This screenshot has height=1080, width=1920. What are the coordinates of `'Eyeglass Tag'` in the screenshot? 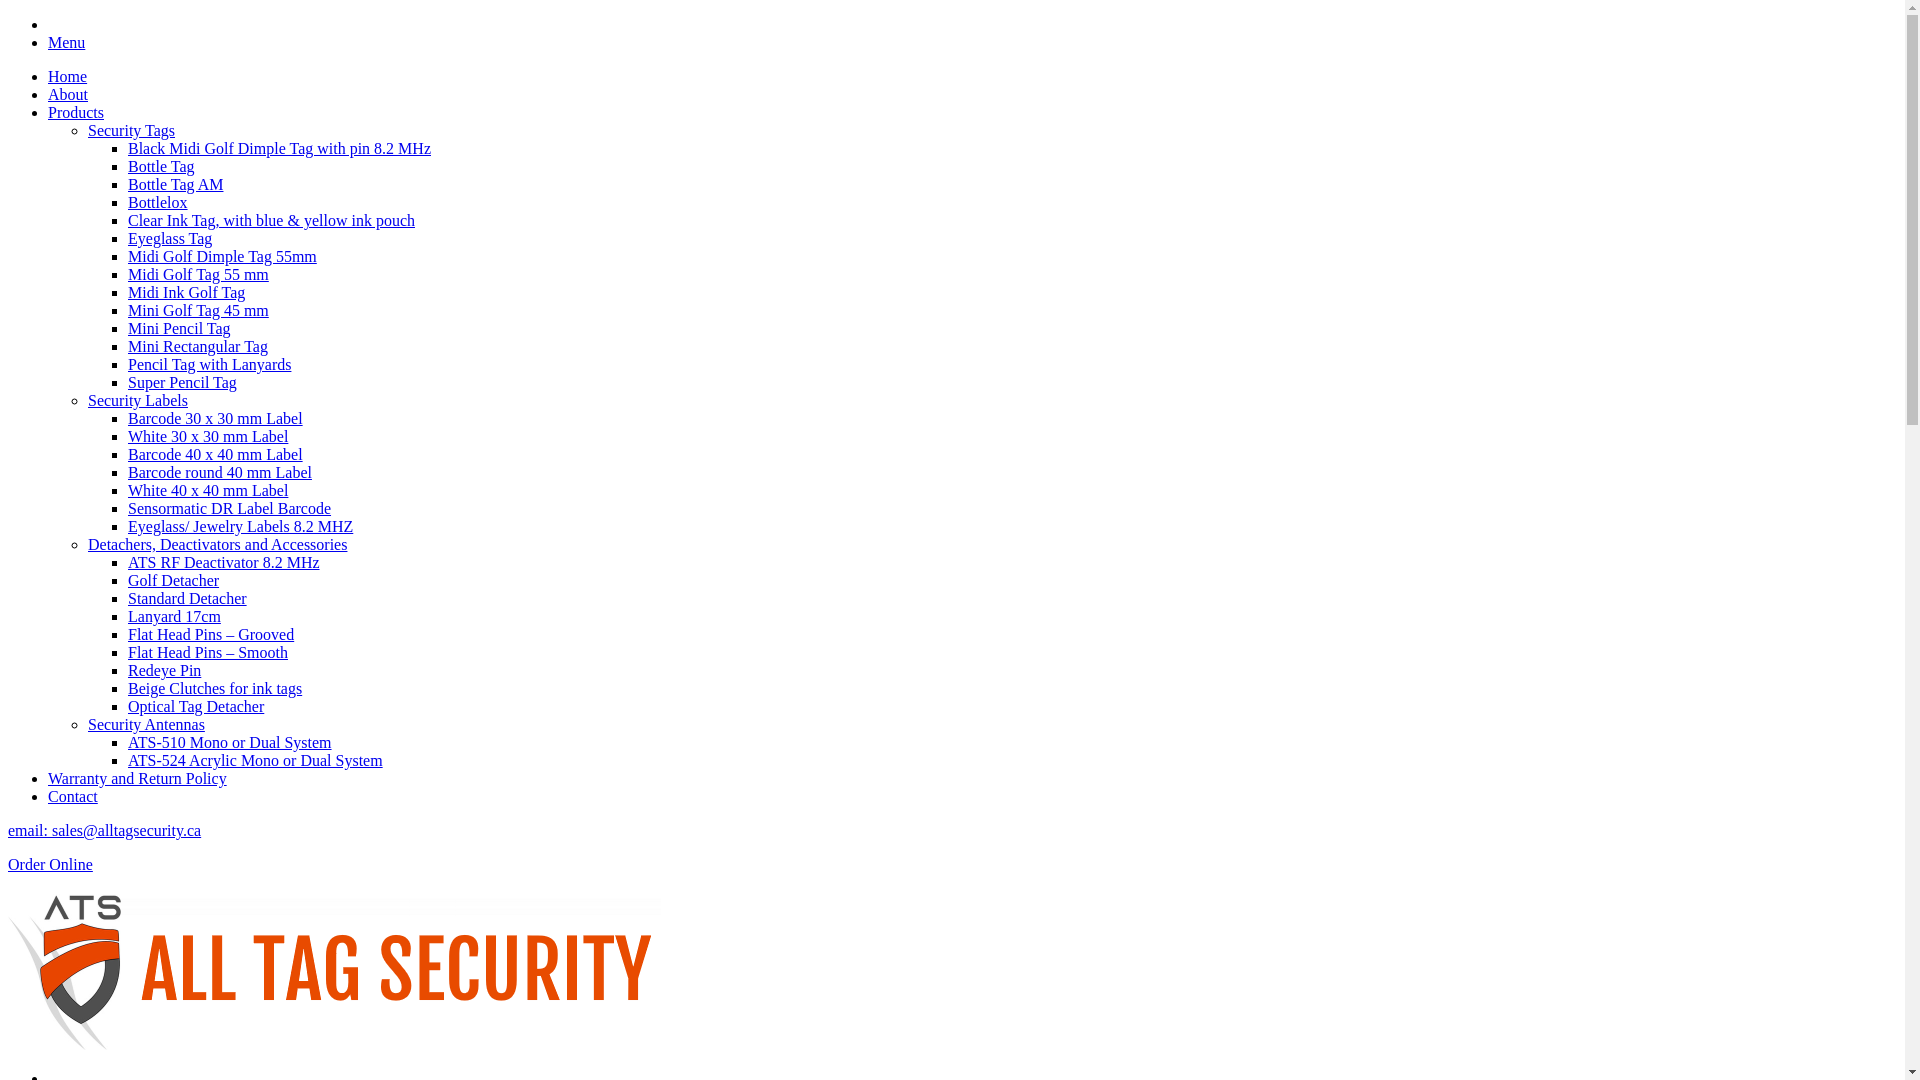 It's located at (127, 237).